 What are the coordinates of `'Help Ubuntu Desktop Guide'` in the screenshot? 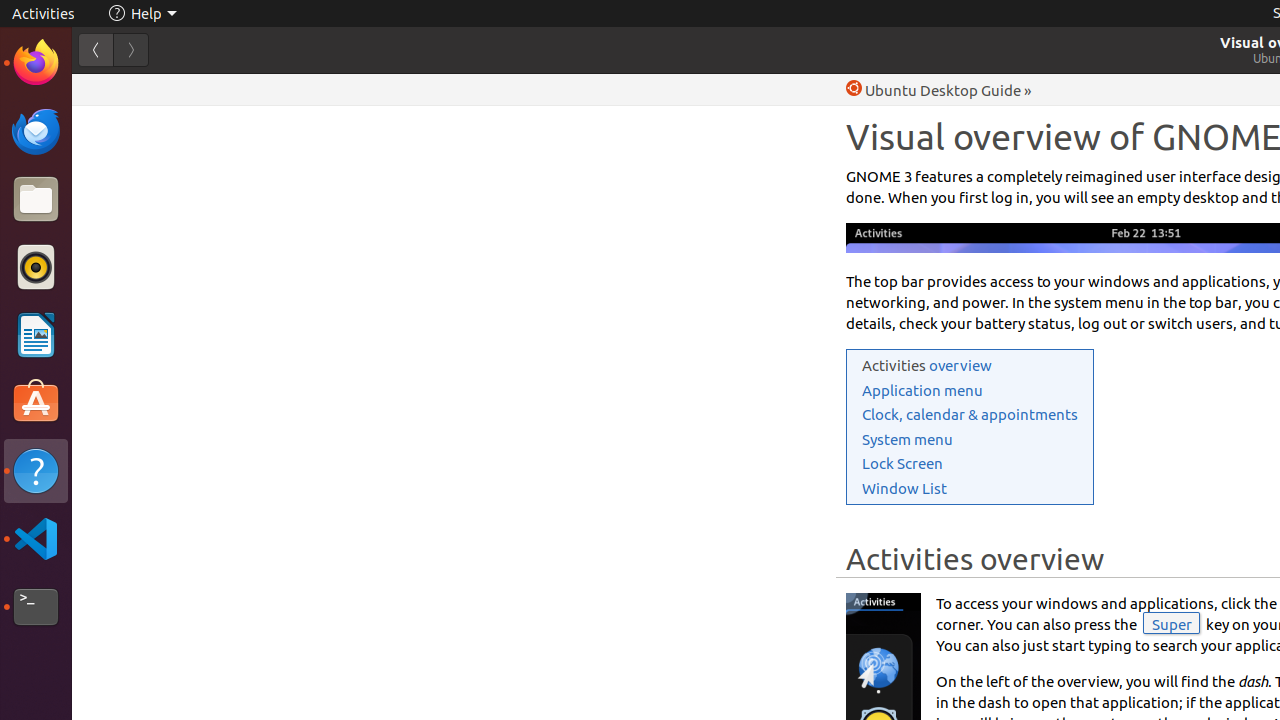 It's located at (932, 88).